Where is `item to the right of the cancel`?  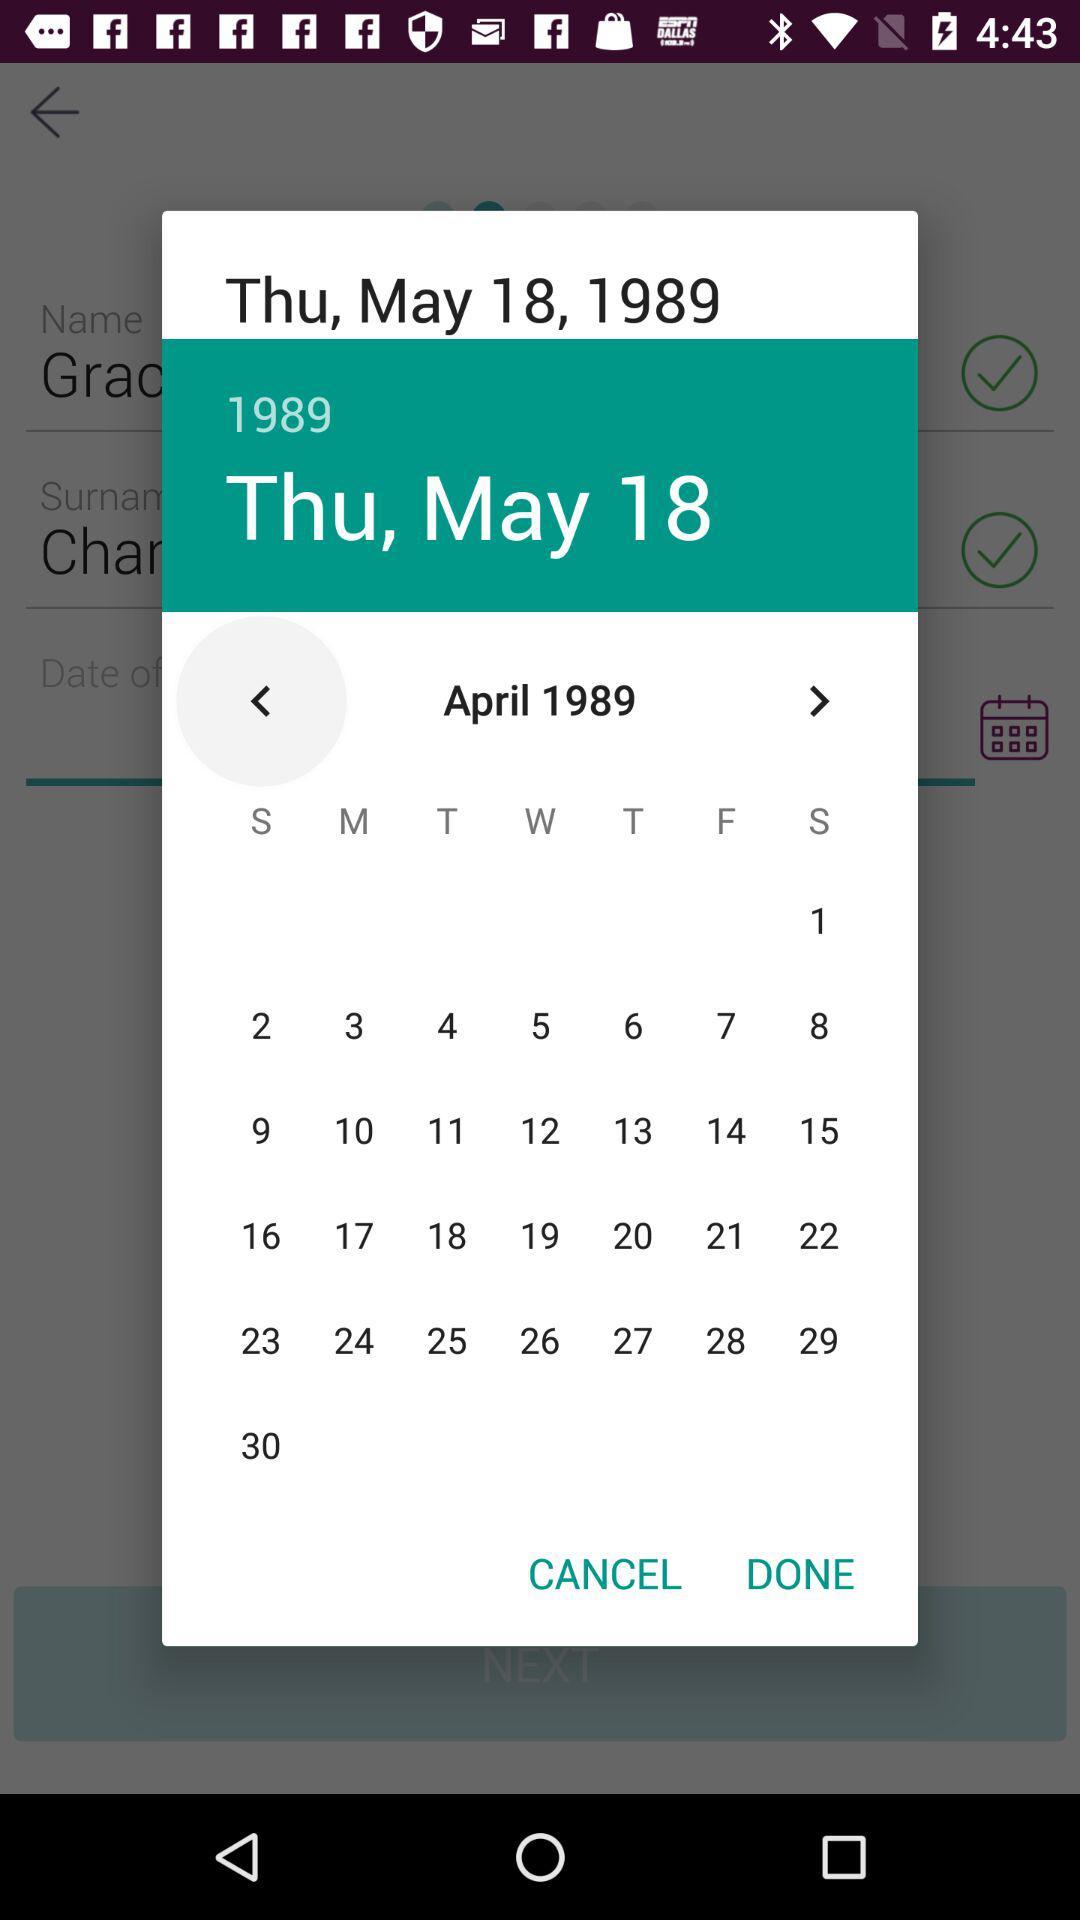 item to the right of the cancel is located at coordinates (799, 1571).